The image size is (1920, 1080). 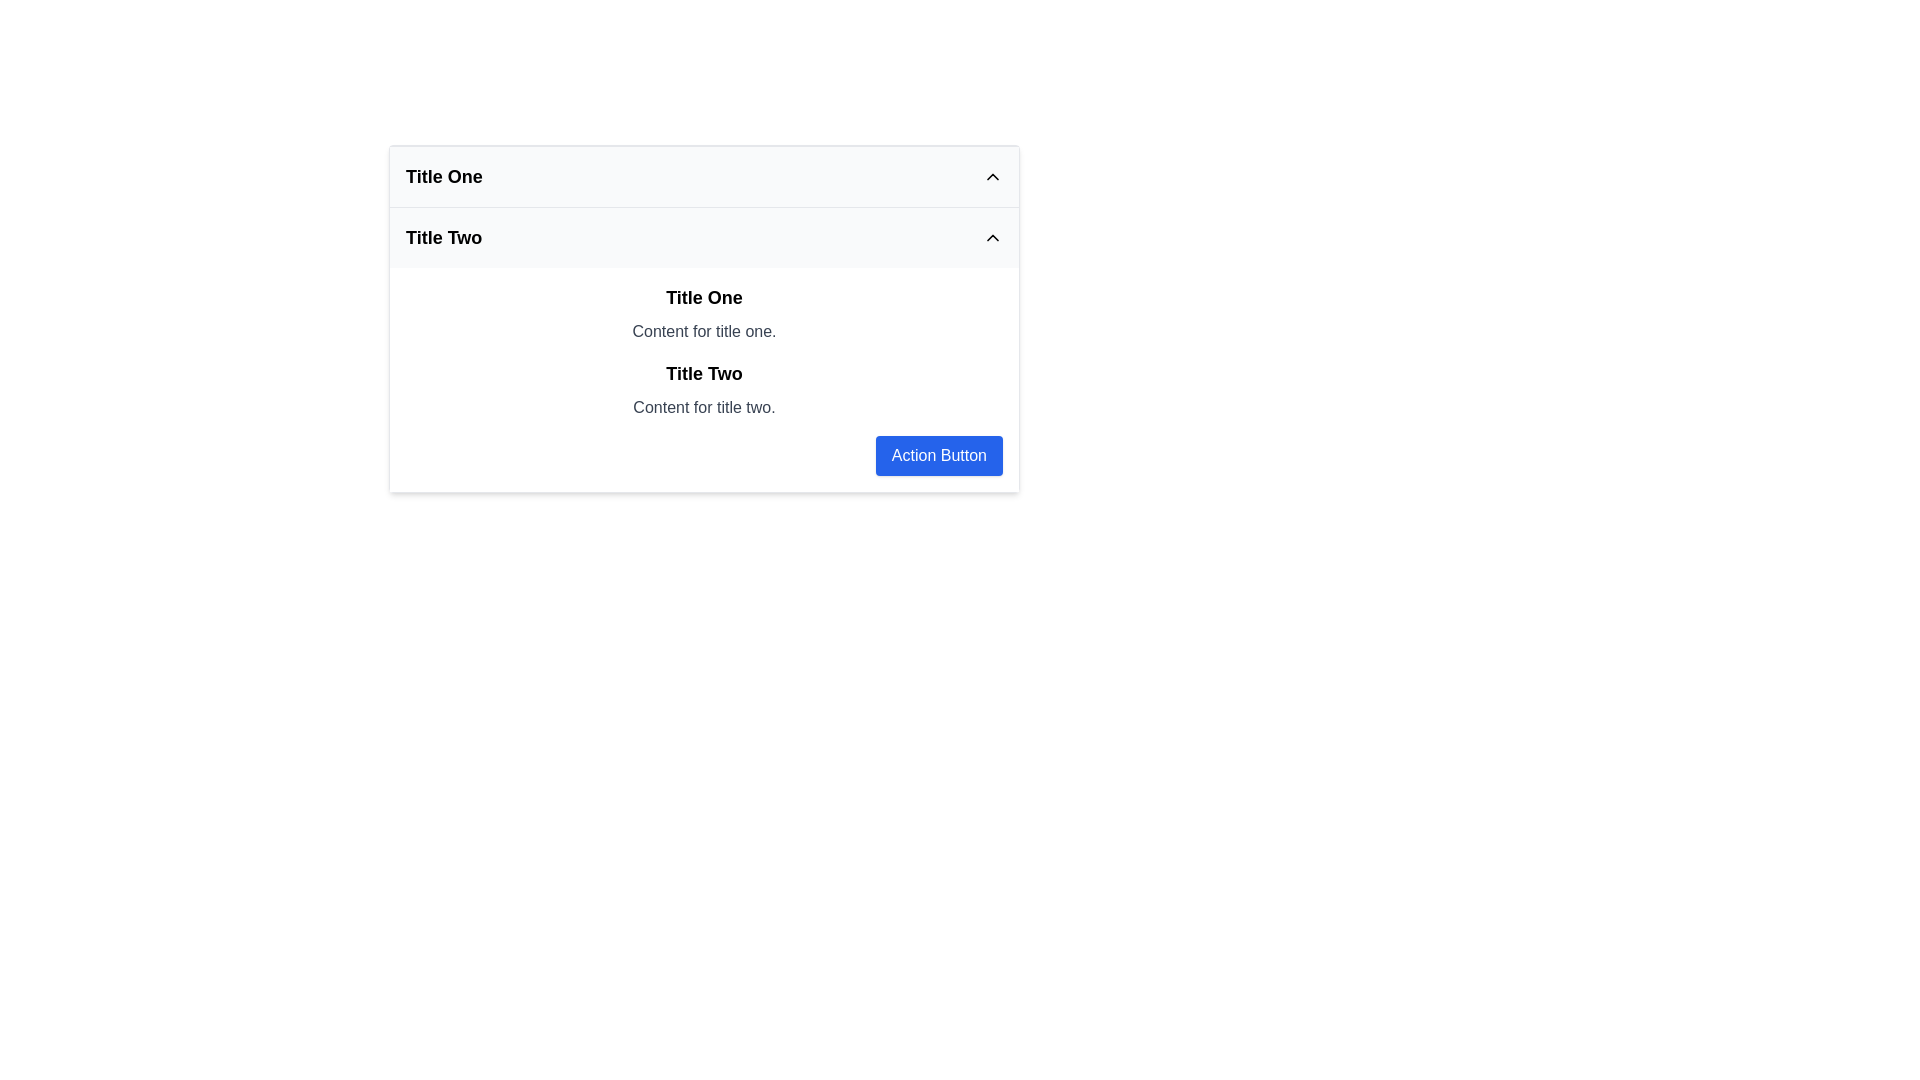 What do you see at coordinates (993, 237) in the screenshot?
I see `the small upward-pointing chevron icon located to the right of the 'Title Two' section` at bounding box center [993, 237].